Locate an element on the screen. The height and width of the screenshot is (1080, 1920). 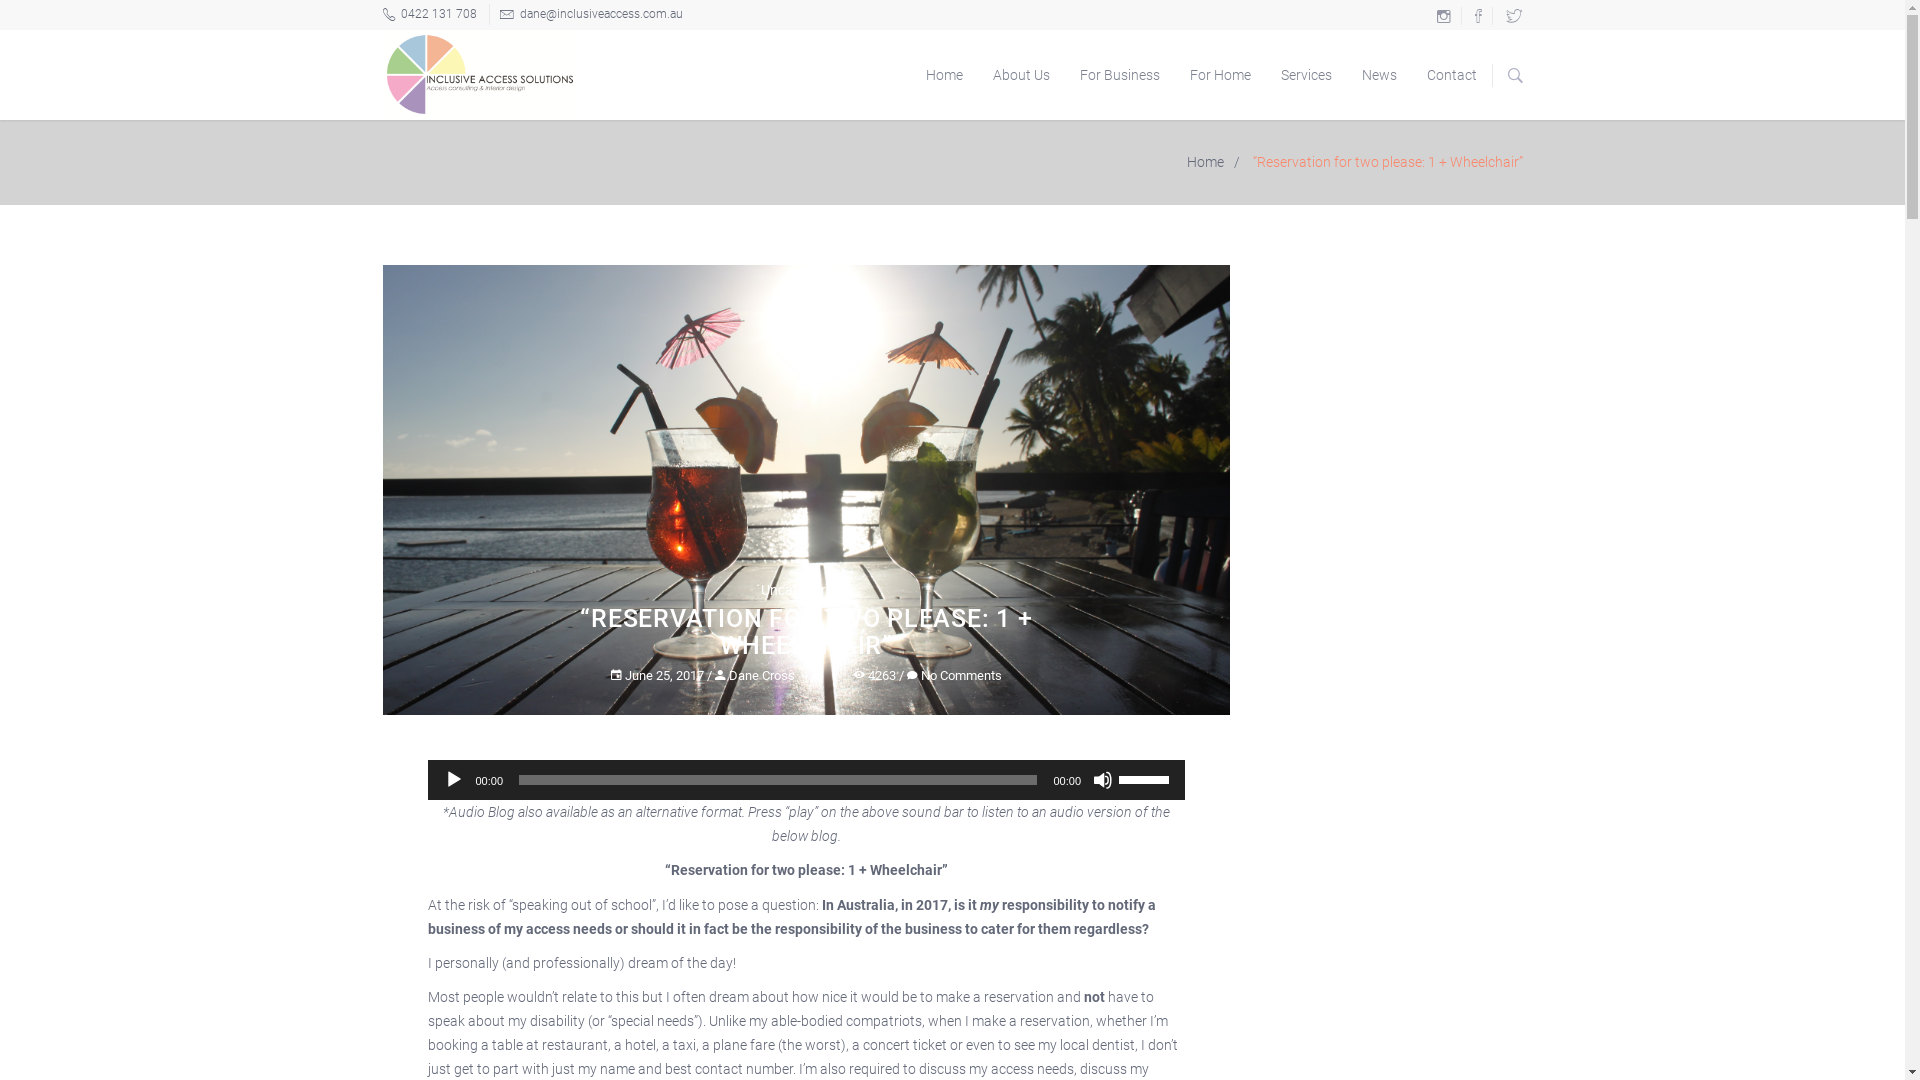
'Contact' is located at coordinates (1452, 73).